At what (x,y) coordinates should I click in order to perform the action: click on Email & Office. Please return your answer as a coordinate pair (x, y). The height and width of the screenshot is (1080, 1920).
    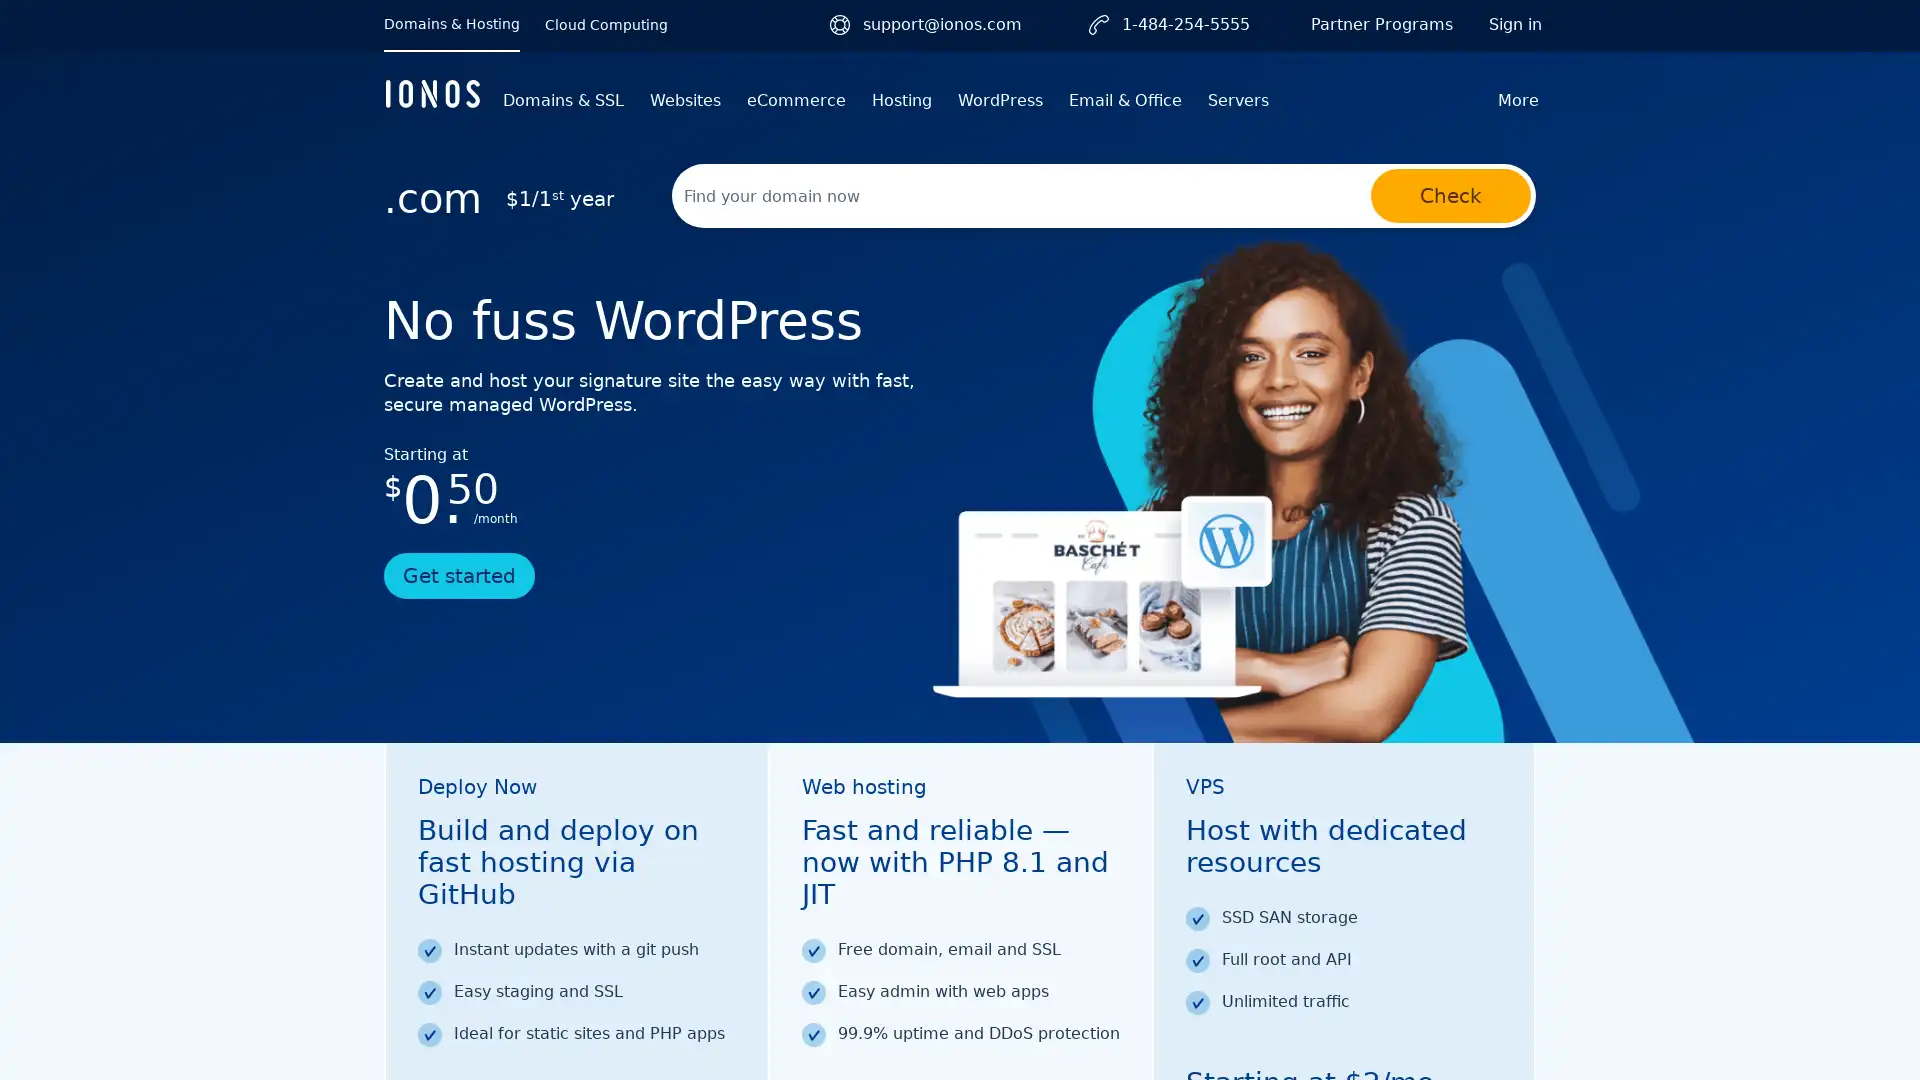
    Looking at the image, I should click on (1102, 100).